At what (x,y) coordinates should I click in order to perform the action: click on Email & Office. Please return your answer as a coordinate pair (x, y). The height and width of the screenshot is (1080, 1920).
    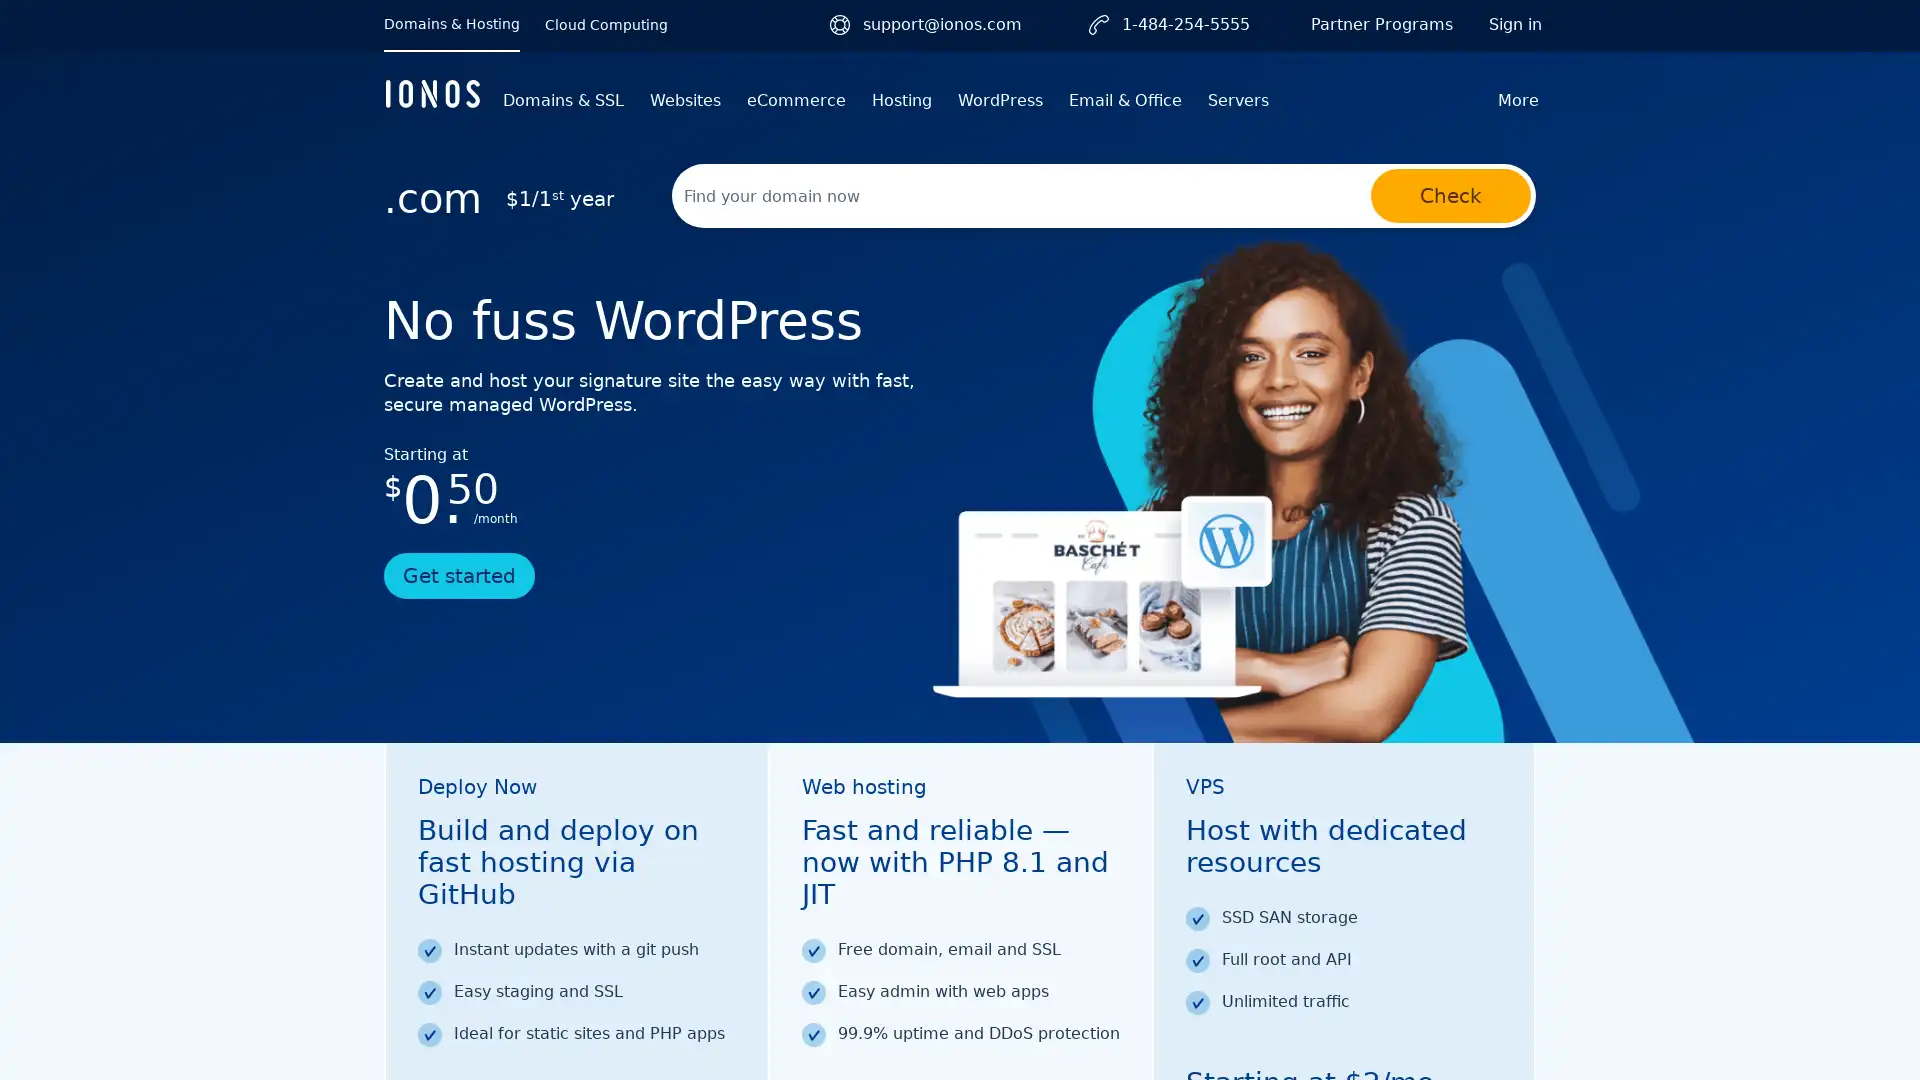
    Looking at the image, I should click on (1102, 100).